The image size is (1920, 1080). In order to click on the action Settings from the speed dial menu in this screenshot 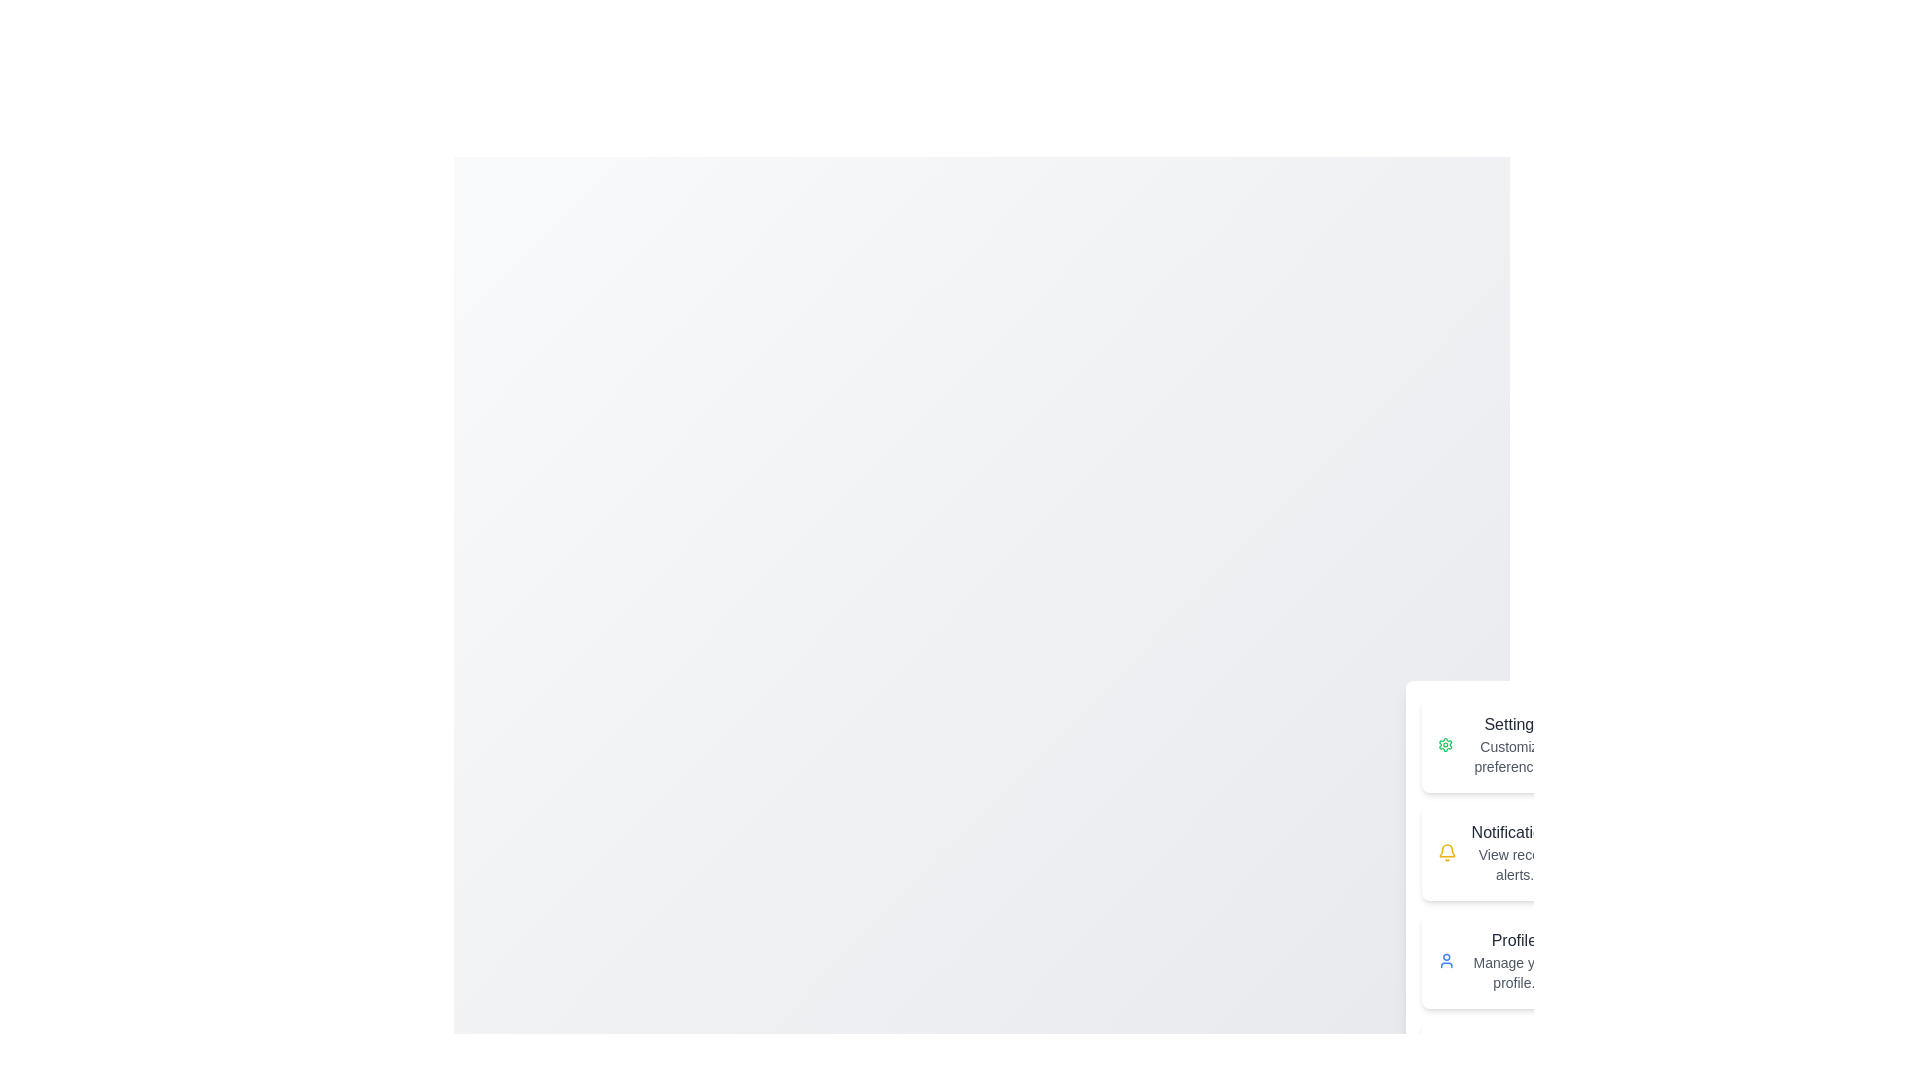, I will do `click(1498, 744)`.